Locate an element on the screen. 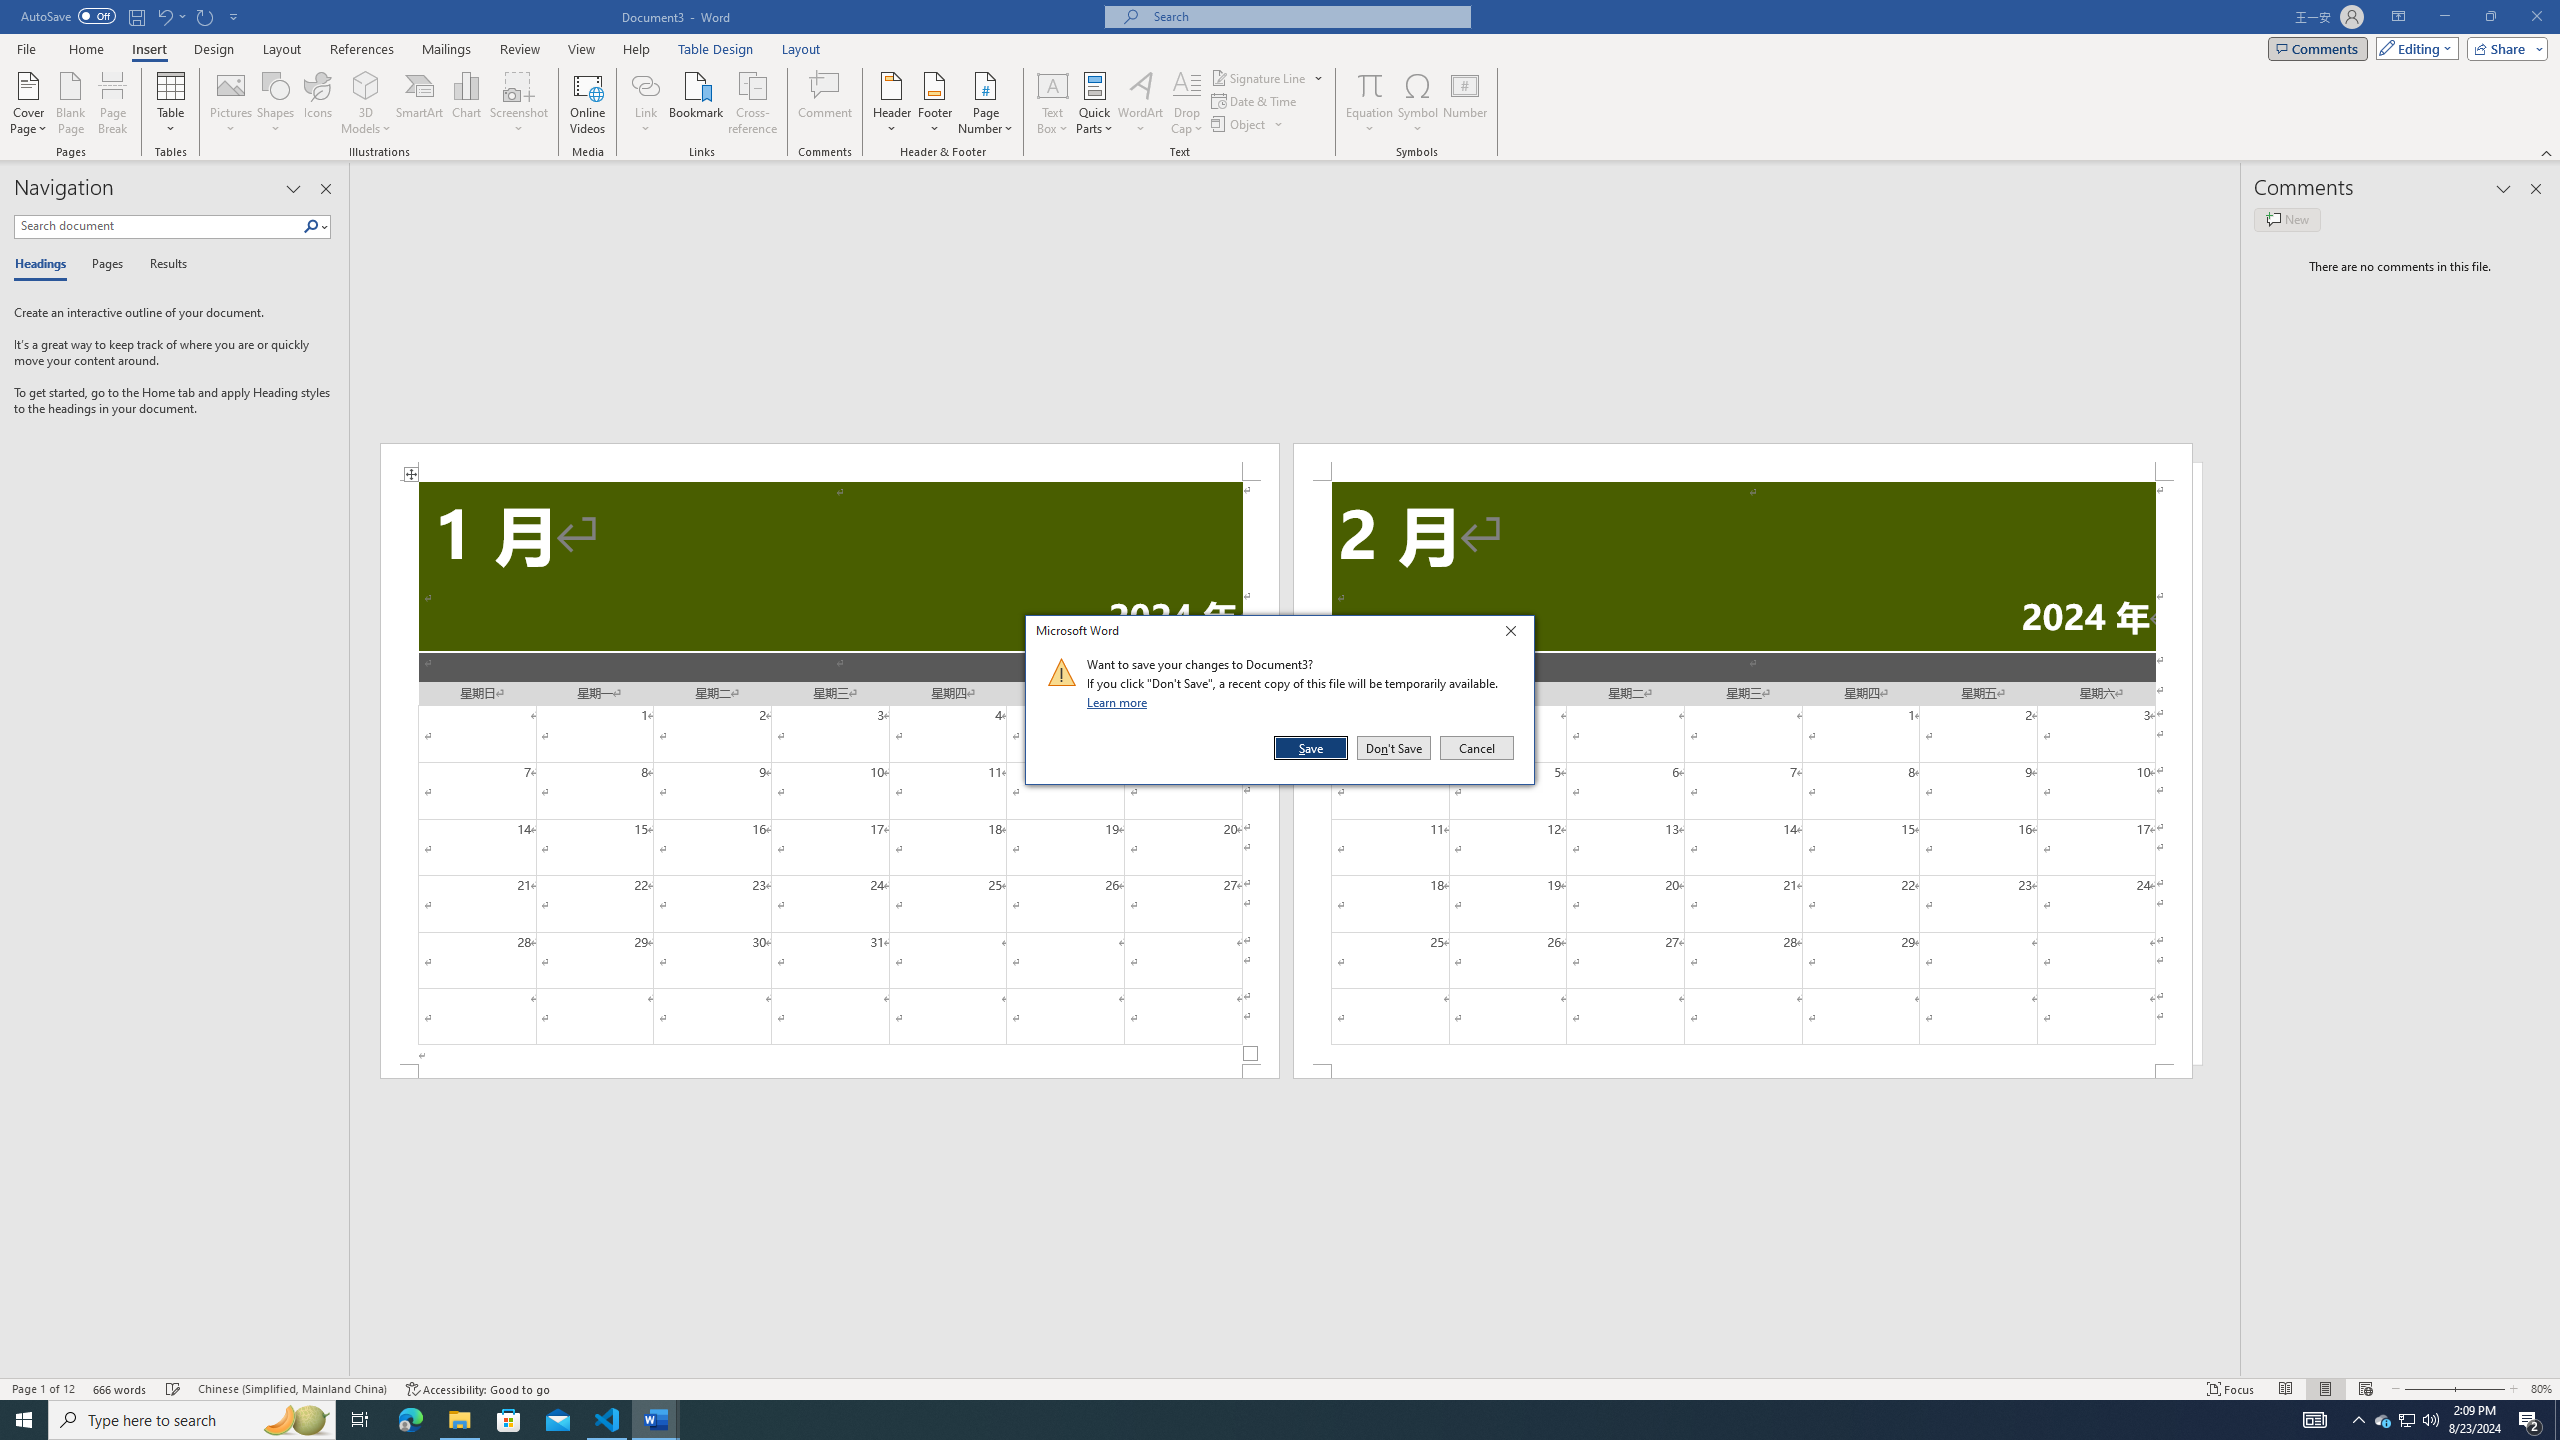 This screenshot has width=2560, height=1440. 'Restore Down' is located at coordinates (2490, 16).